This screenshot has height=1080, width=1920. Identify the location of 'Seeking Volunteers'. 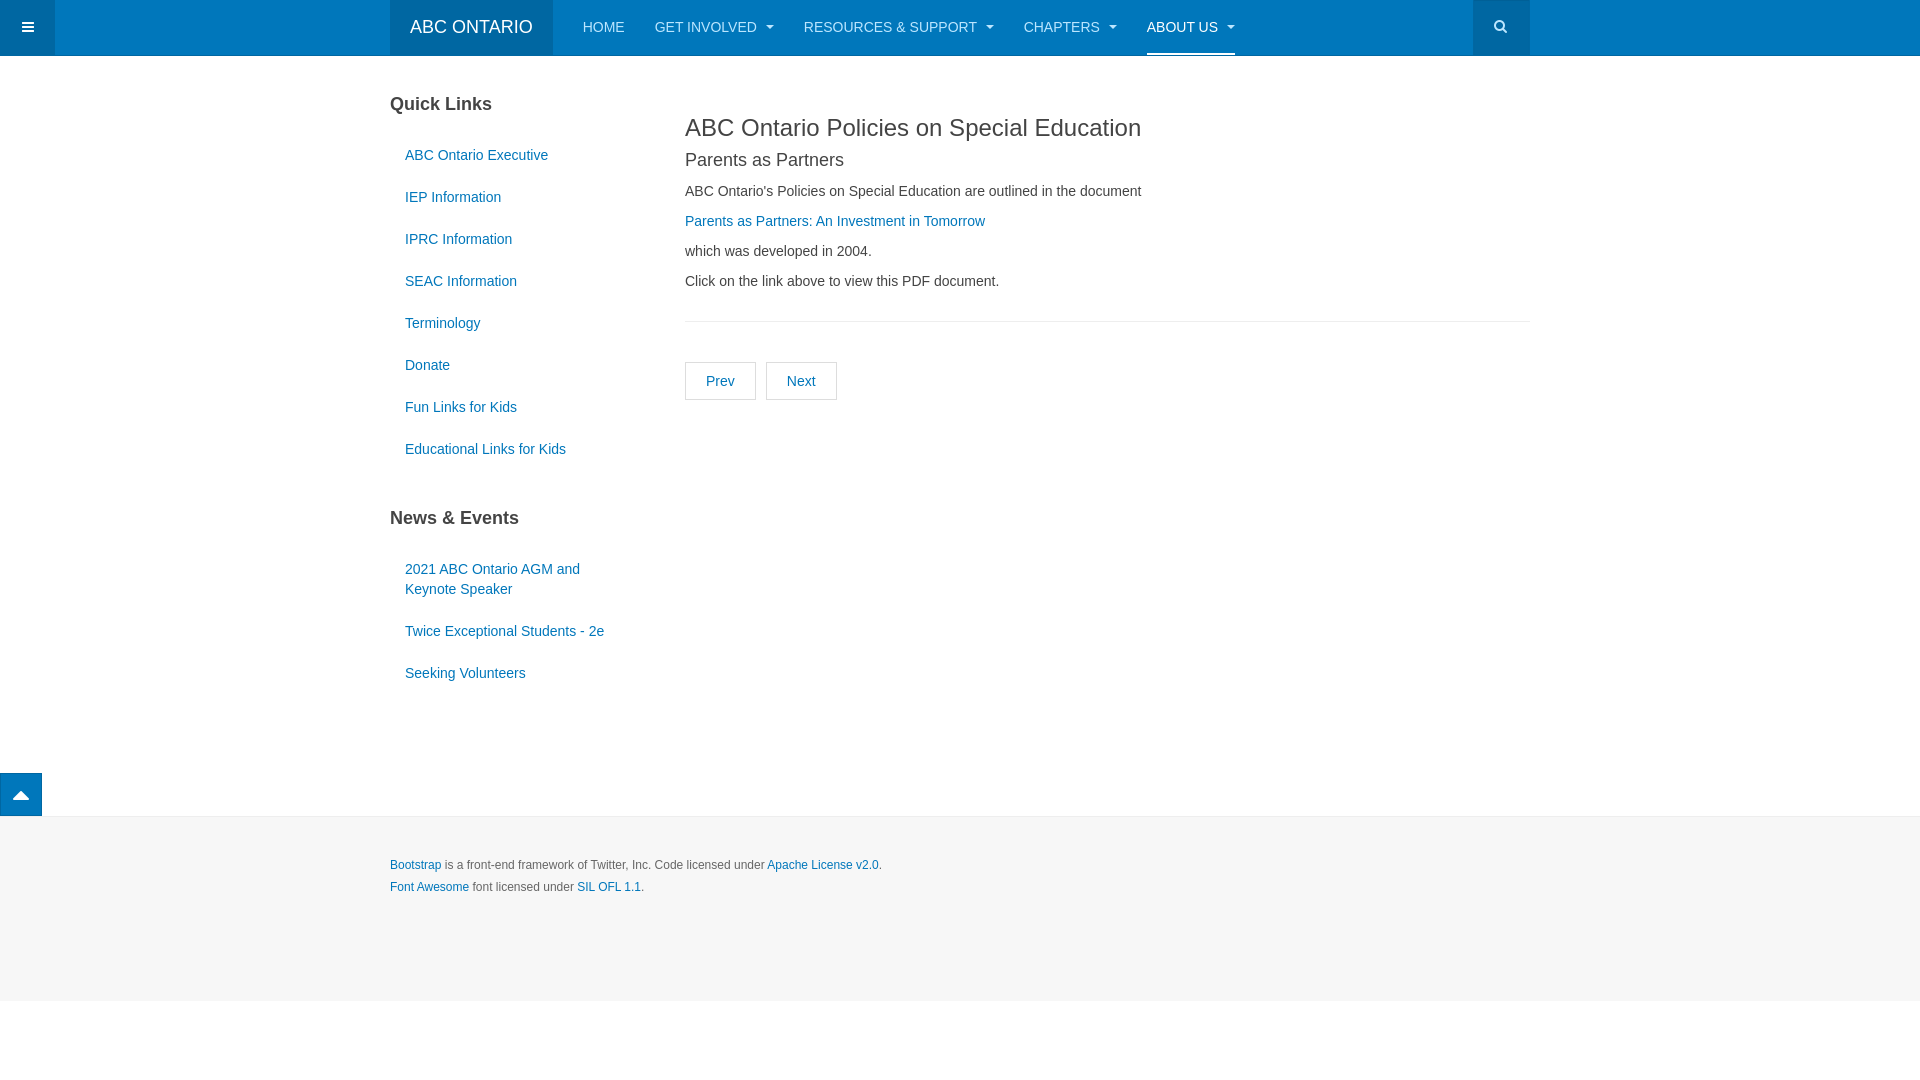
(517, 672).